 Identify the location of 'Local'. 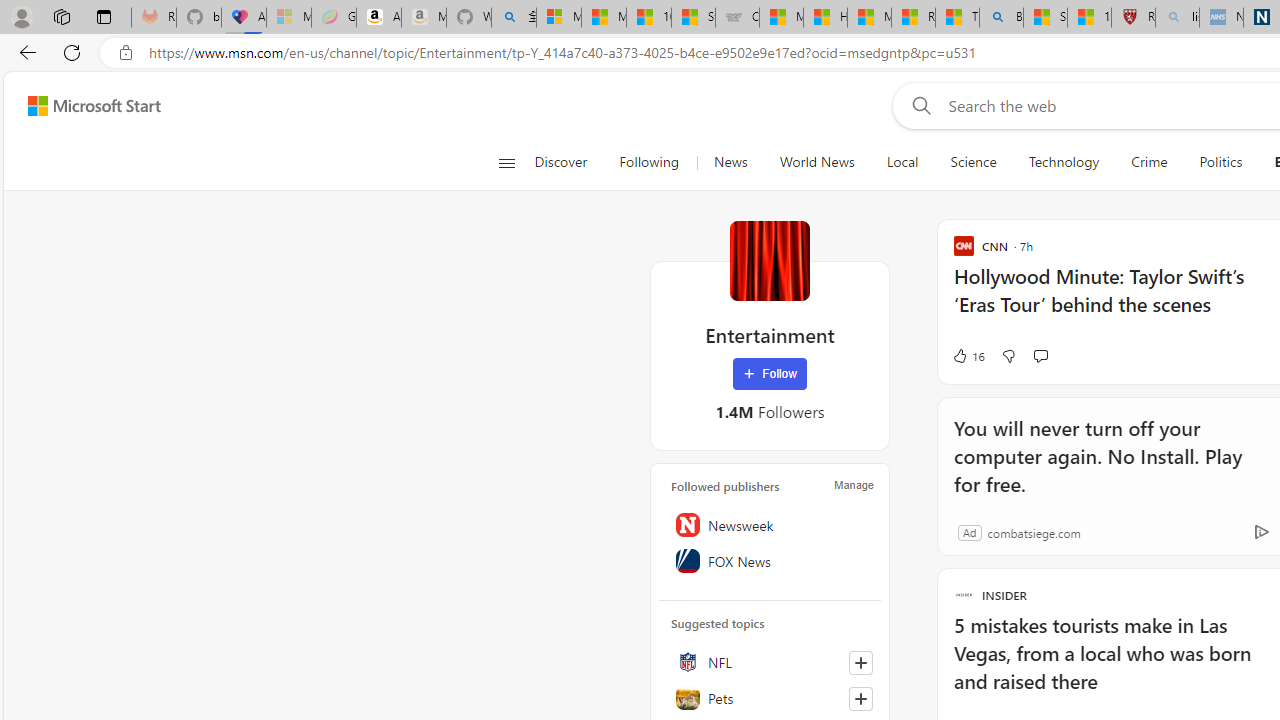
(901, 162).